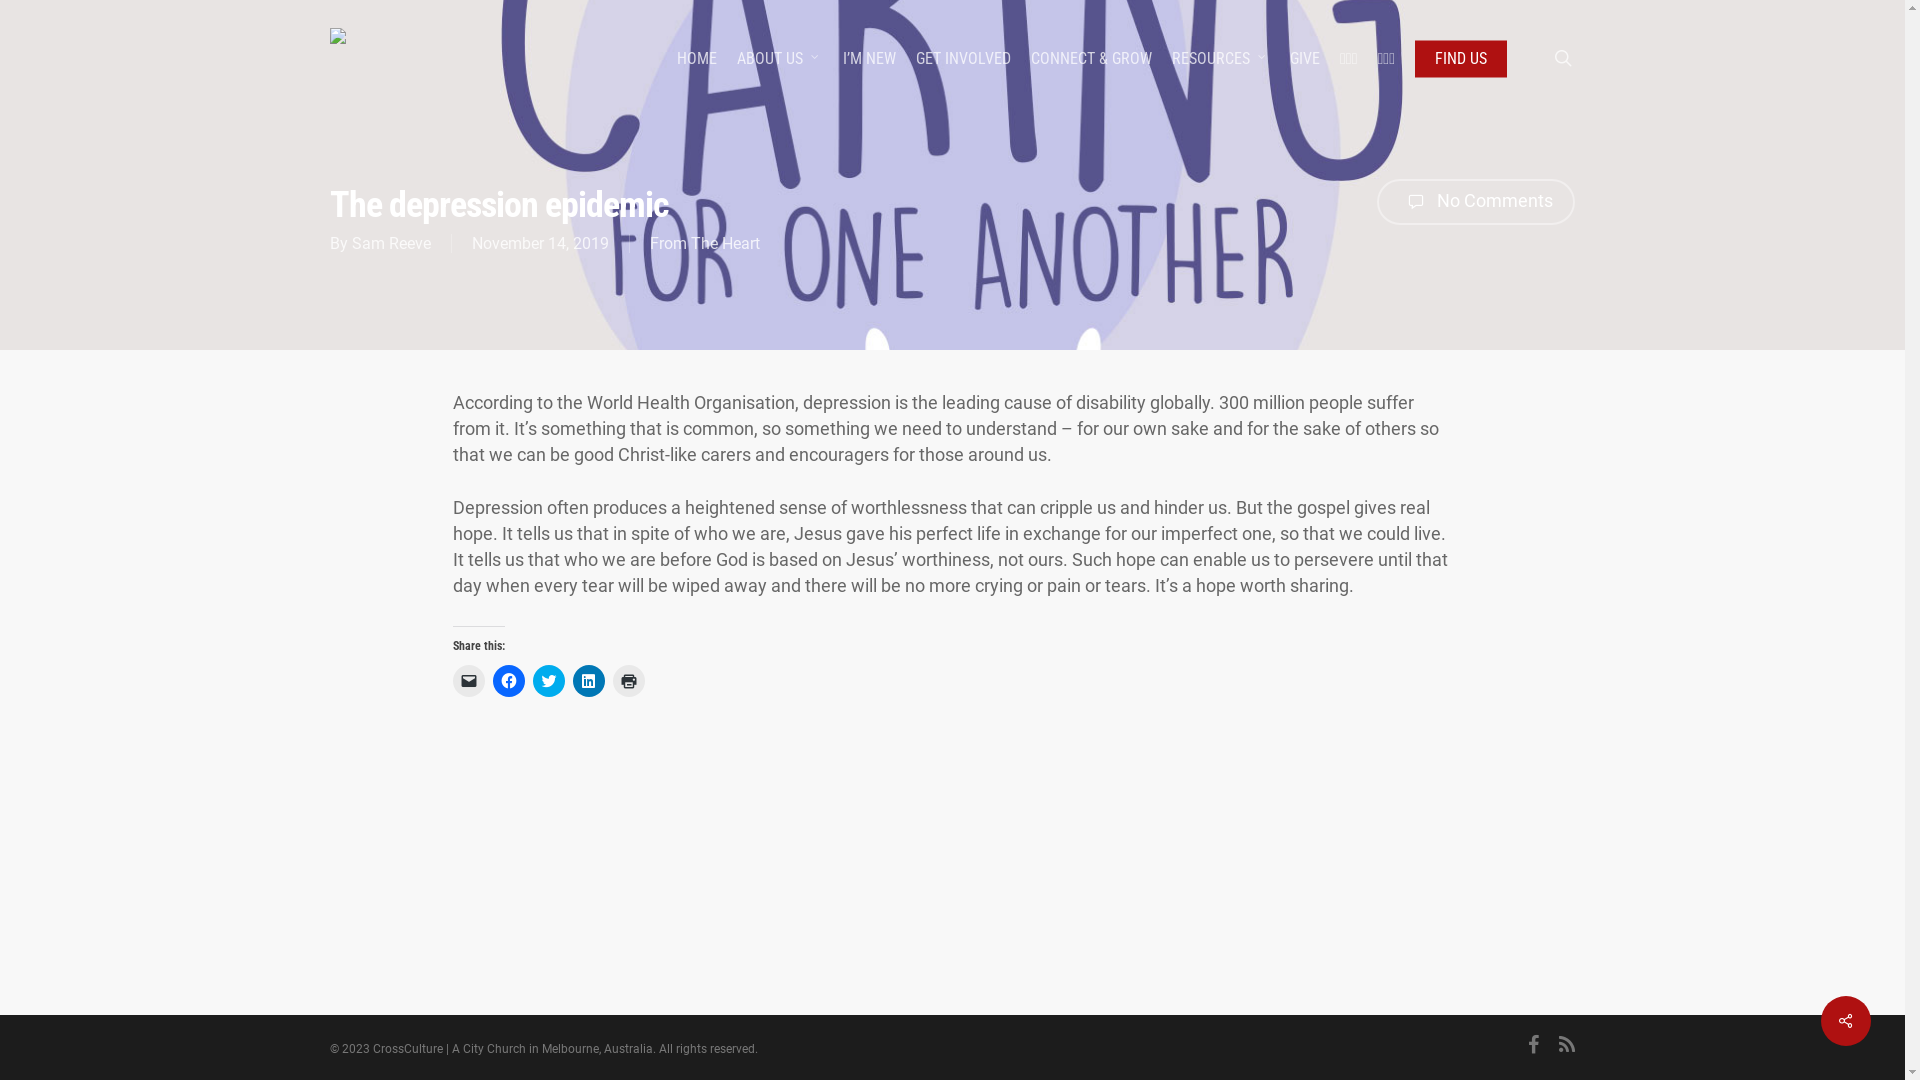 The height and width of the screenshot is (1080, 1920). What do you see at coordinates (963, 56) in the screenshot?
I see `'GET INVOLVED'` at bounding box center [963, 56].